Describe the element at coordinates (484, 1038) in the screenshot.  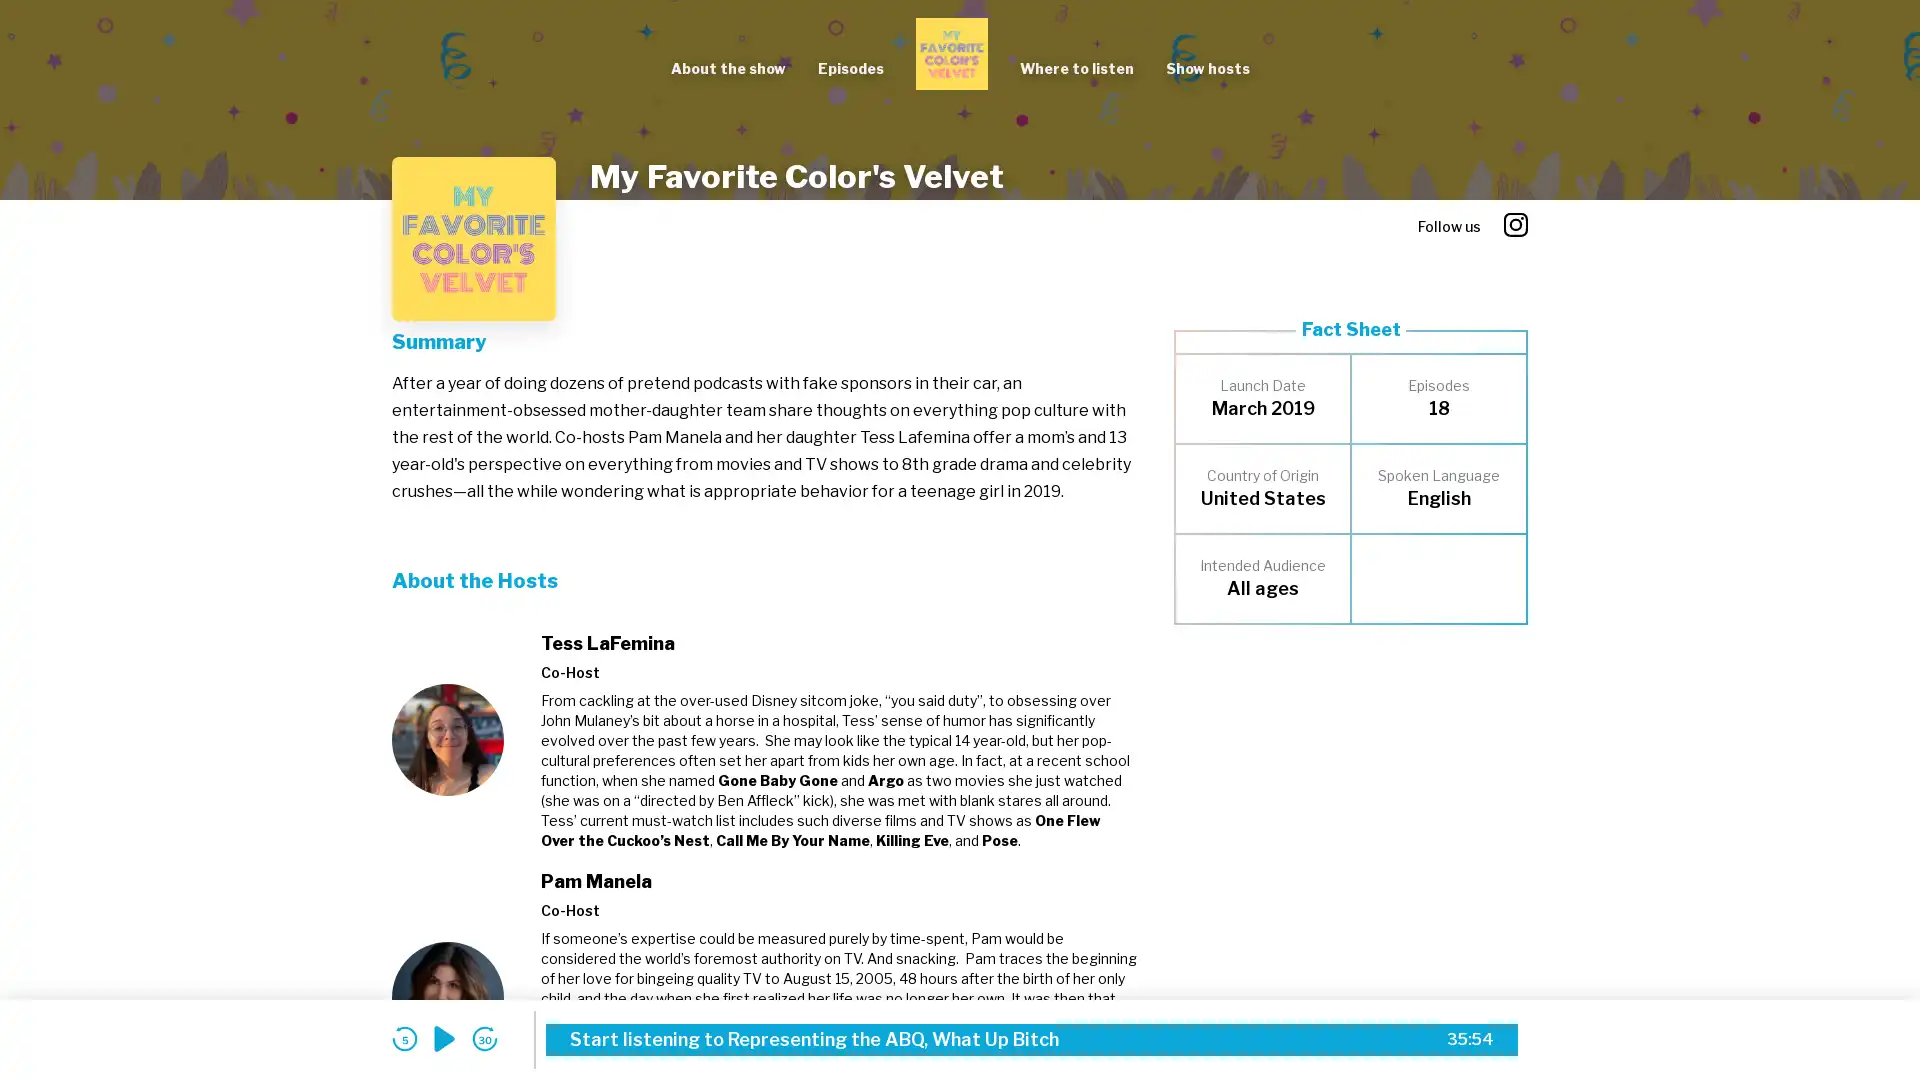
I see `skip forward 30 seconds` at that location.